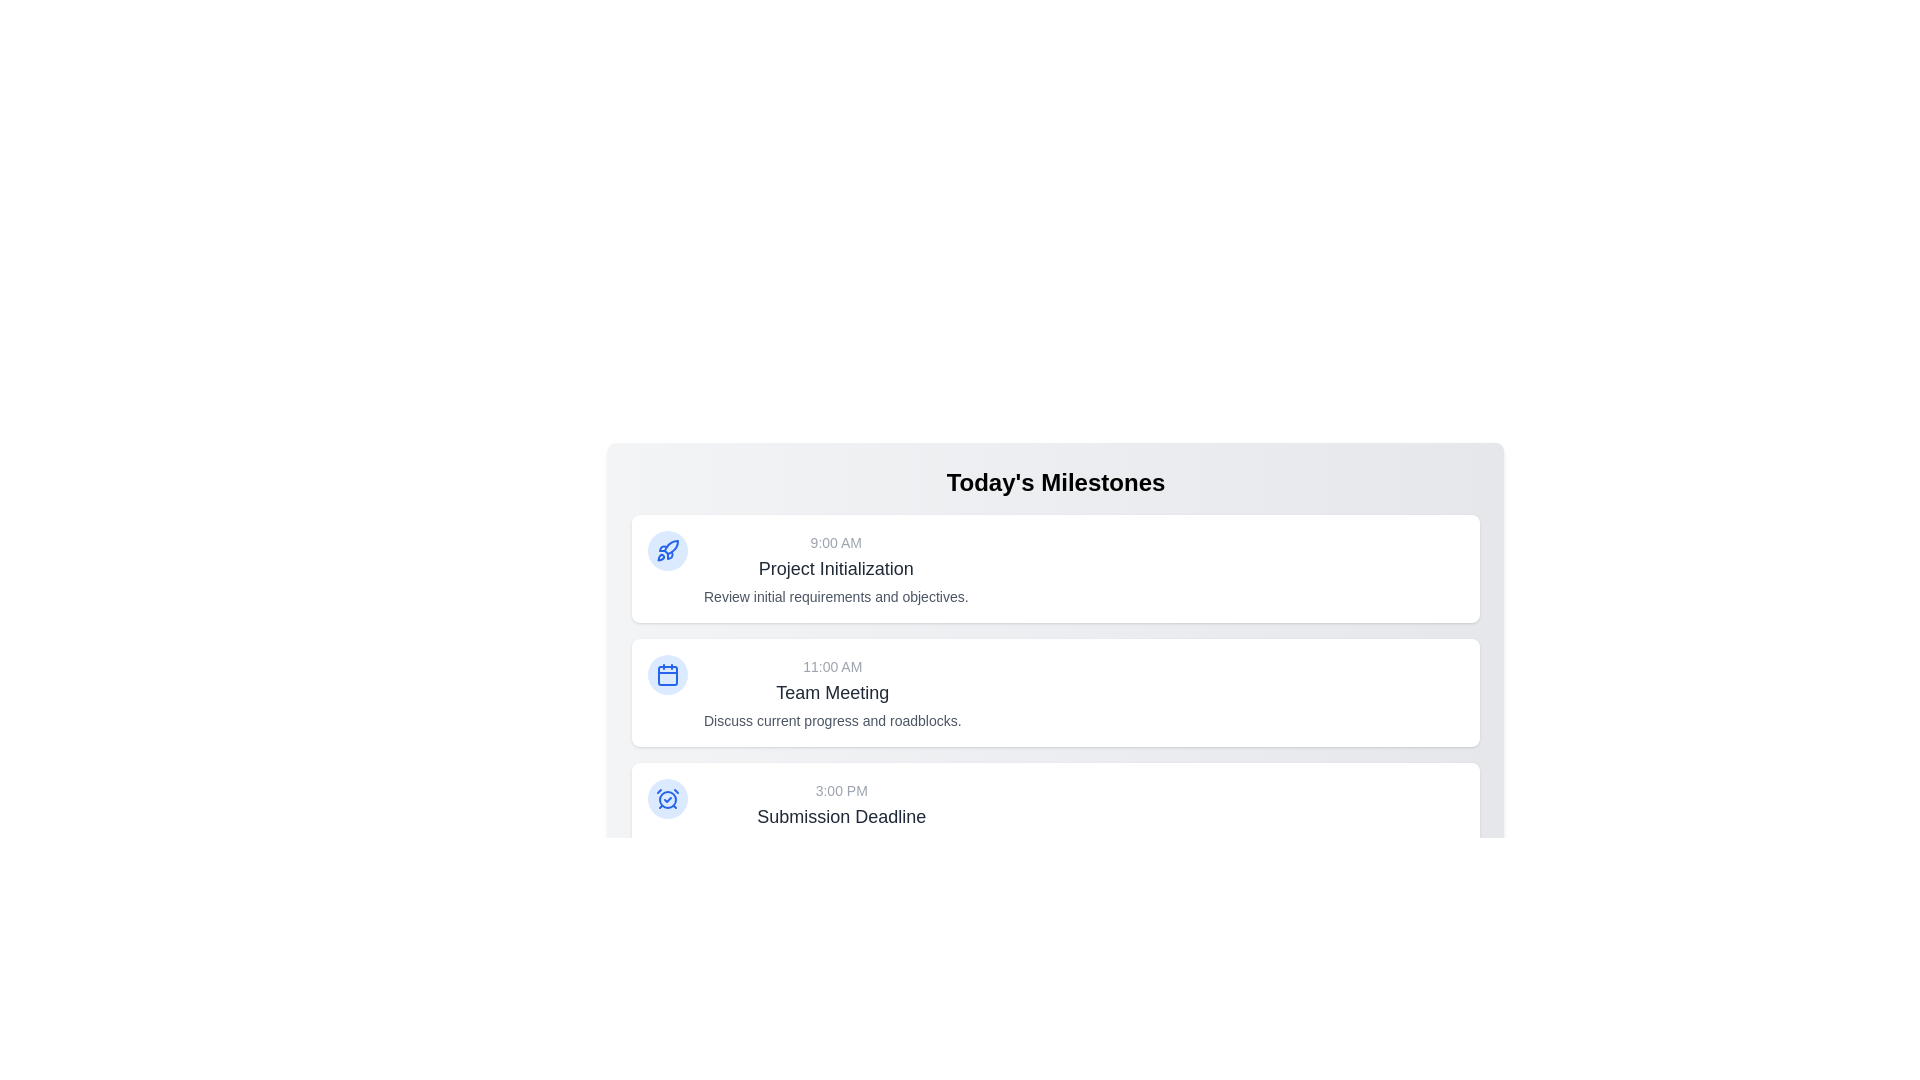  I want to click on the circular element with a blue border that is part of the clock icon, located adjacent to the 'Submission Deadline' text, so click(667, 798).